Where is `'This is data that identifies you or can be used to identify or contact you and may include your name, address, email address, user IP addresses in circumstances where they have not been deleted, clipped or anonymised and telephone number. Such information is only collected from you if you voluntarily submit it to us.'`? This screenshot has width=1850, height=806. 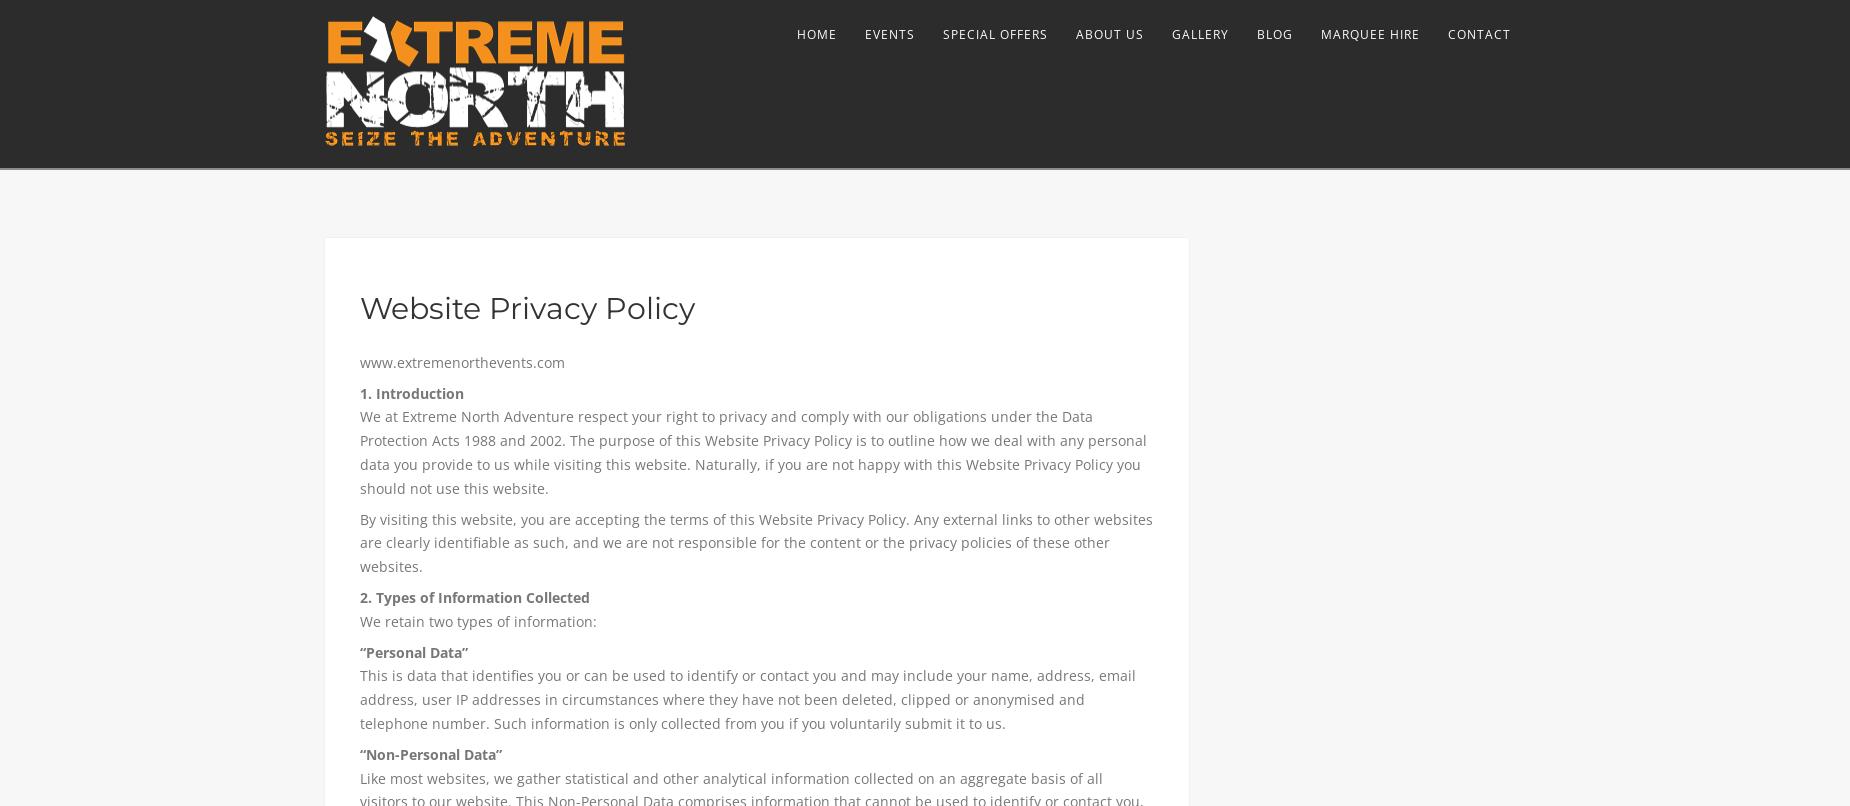 'This is data that identifies you or can be used to identify or contact you and may include your name, address, email address, user IP addresses in circumstances where they have not been deleted, clipped or anonymised and telephone number. Such information is only collected from you if you voluntarily submit it to us.' is located at coordinates (358, 699).